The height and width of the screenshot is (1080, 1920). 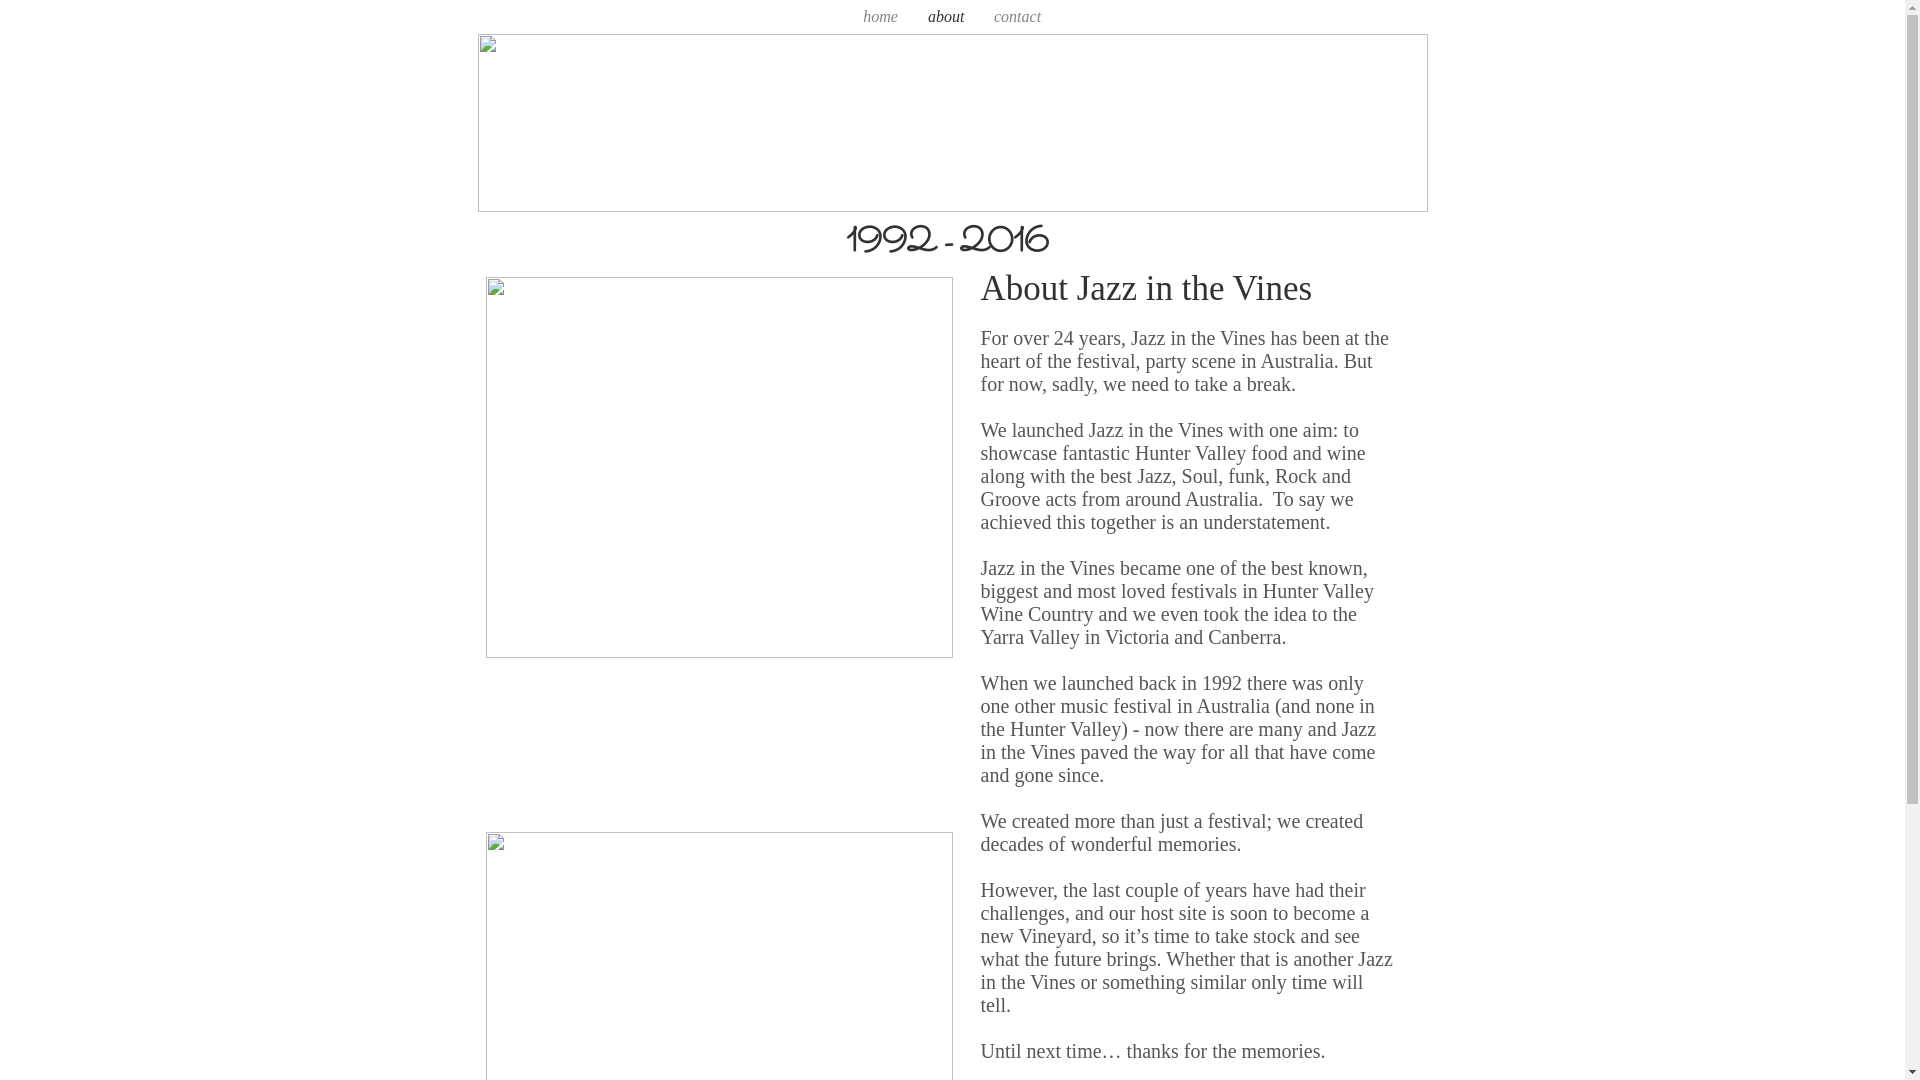 I want to click on 'contact', so click(x=979, y=16).